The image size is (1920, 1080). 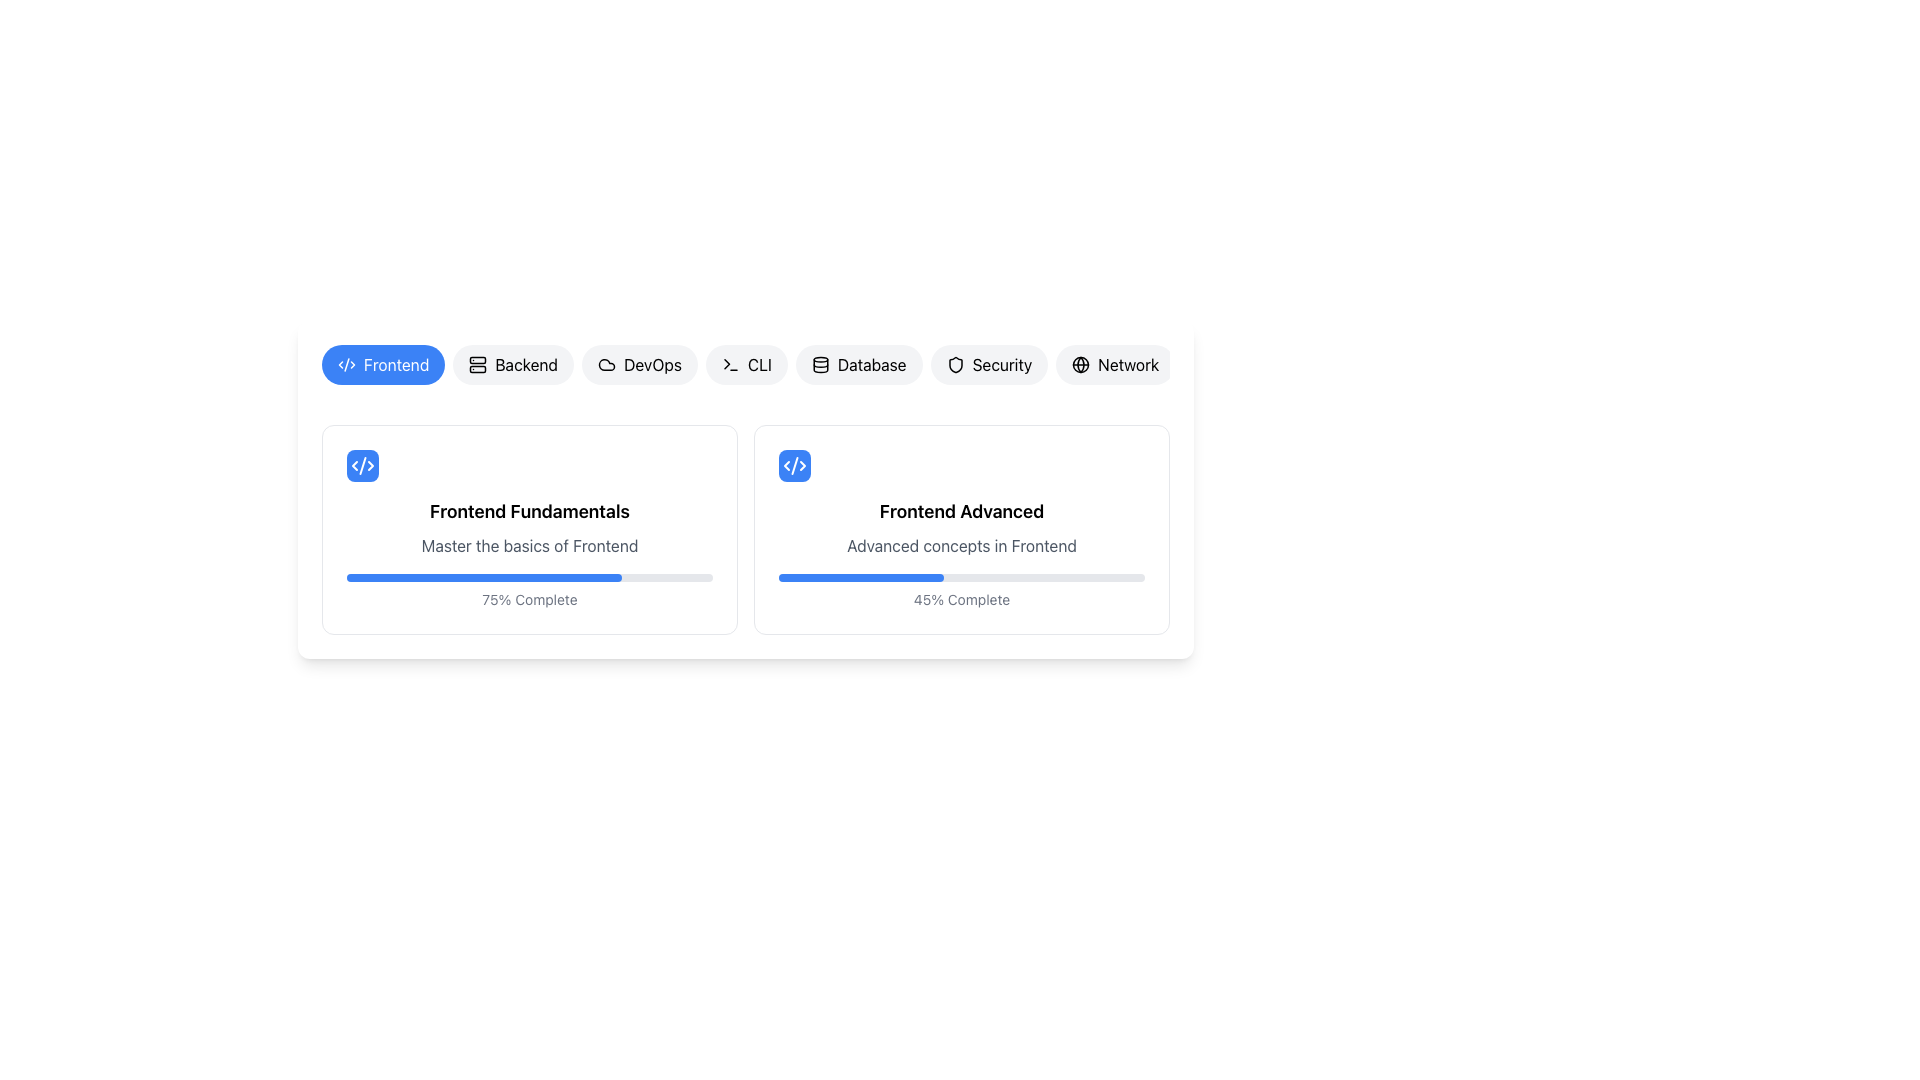 What do you see at coordinates (794, 466) in the screenshot?
I see `the blue rectangular button with a white code symbol icon located at the top-left of the 'Frontend Advanced' card` at bounding box center [794, 466].